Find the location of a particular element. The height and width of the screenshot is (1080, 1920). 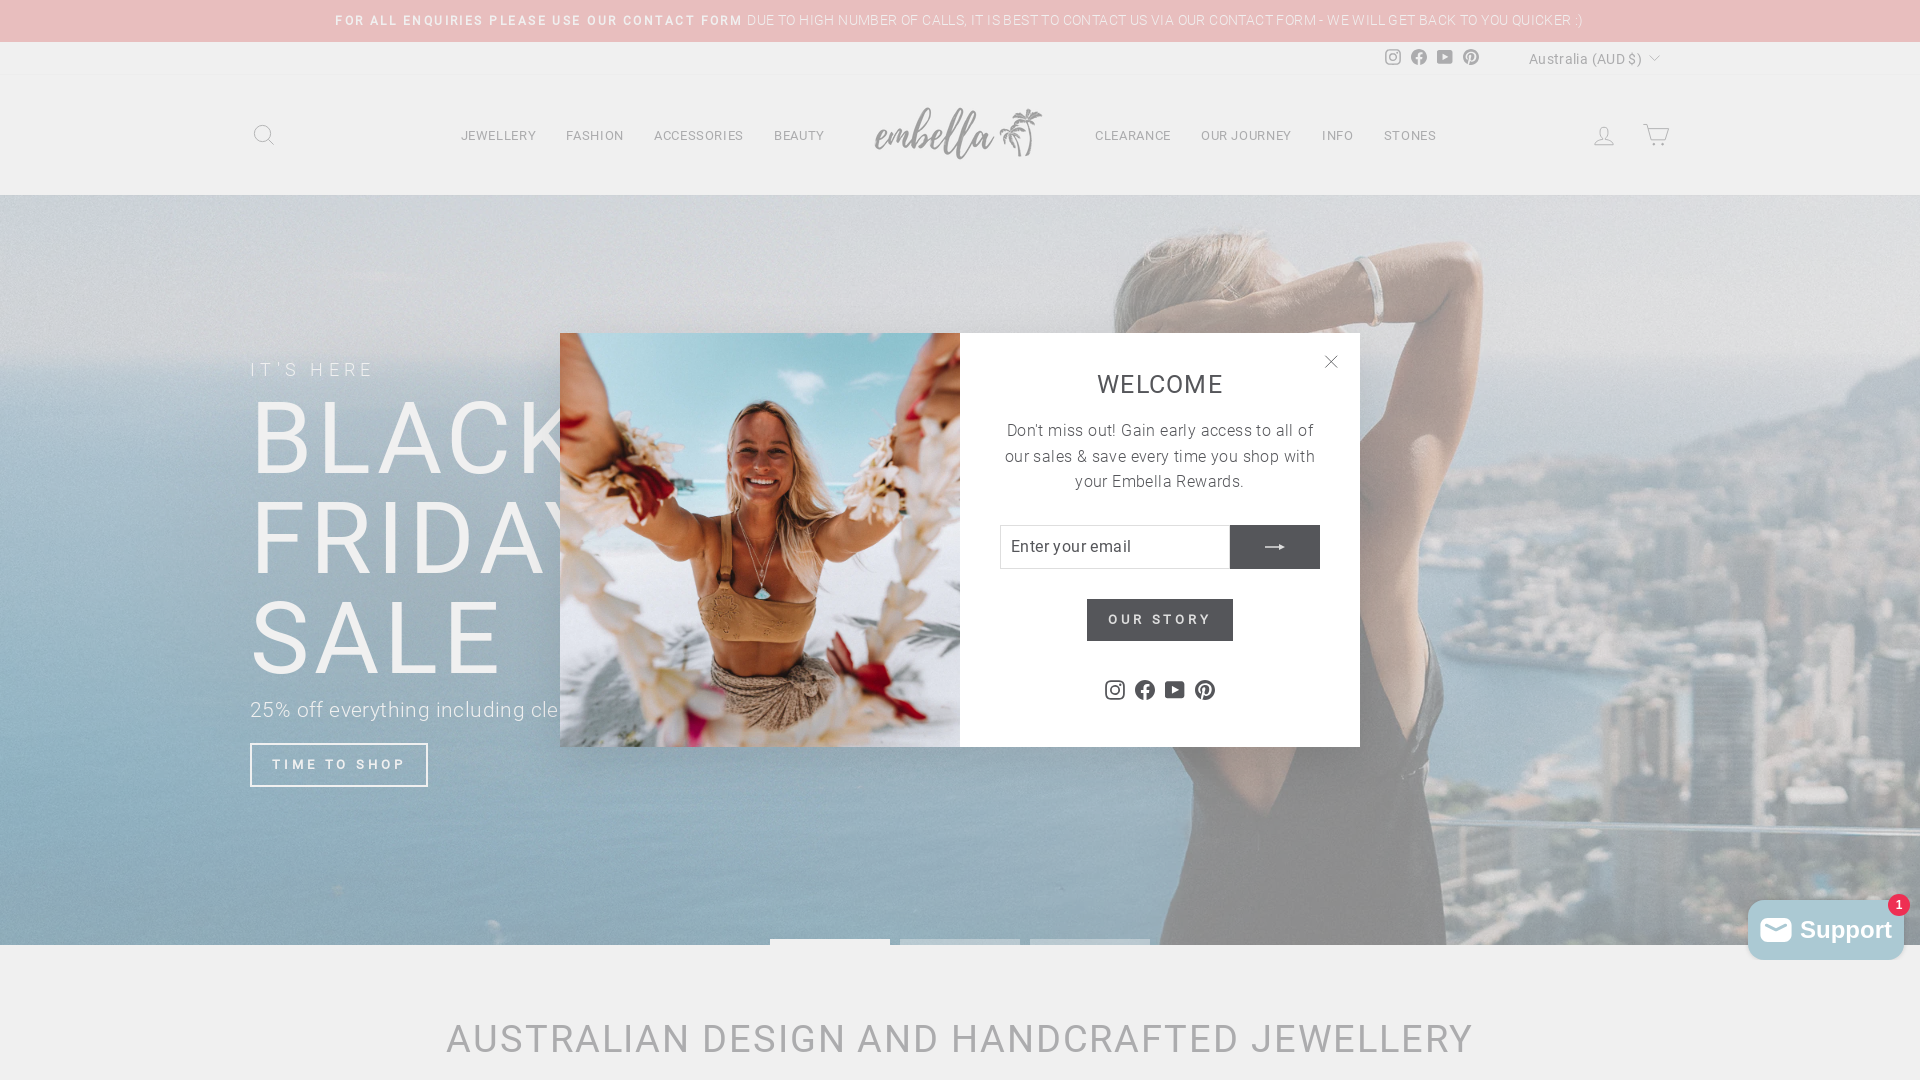

'Skip to content' is located at coordinates (0, 0).